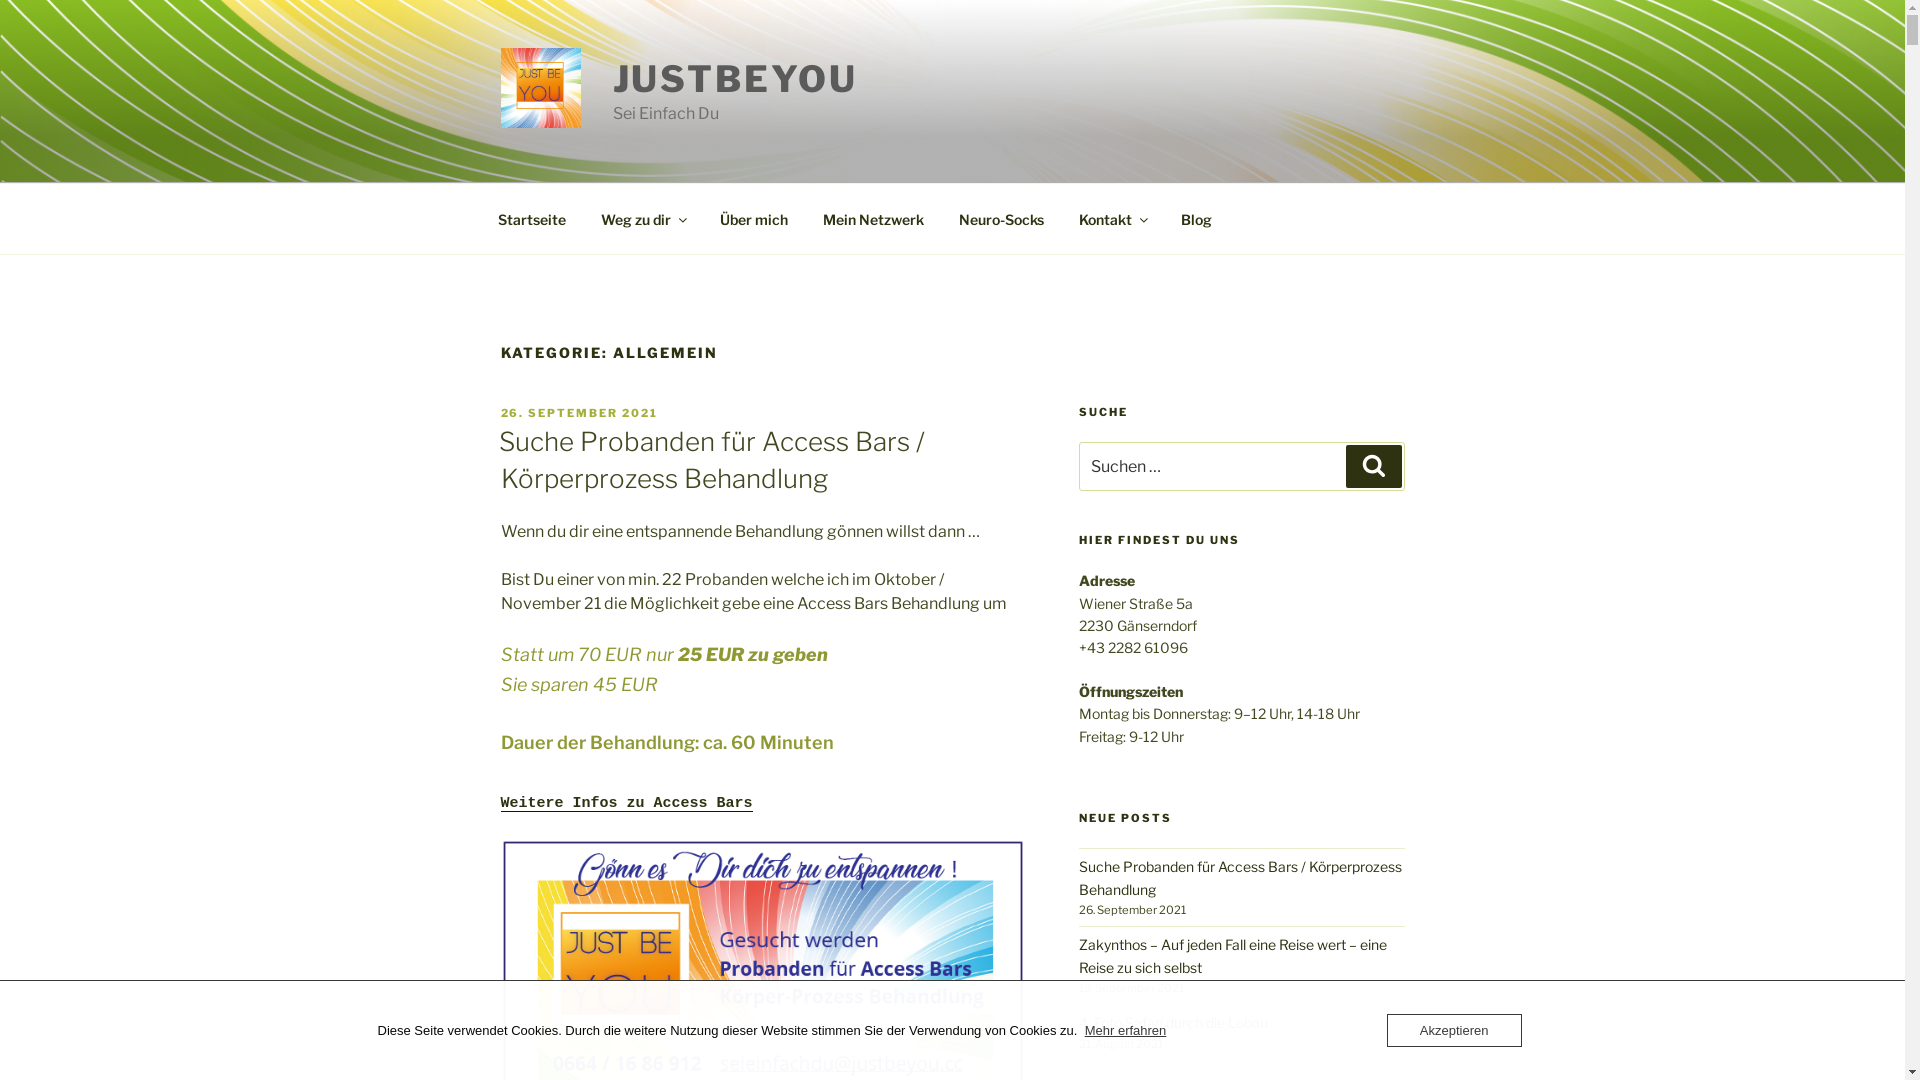 The image size is (1920, 1080). I want to click on 'Suchen', so click(1372, 466).